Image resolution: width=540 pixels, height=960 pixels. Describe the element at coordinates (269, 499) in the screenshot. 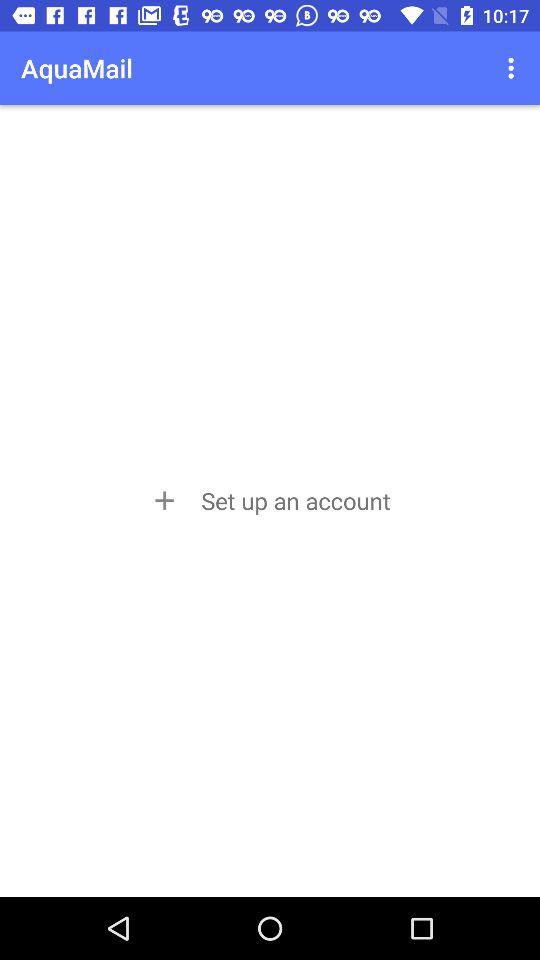

I see `the app below aquamail app` at that location.